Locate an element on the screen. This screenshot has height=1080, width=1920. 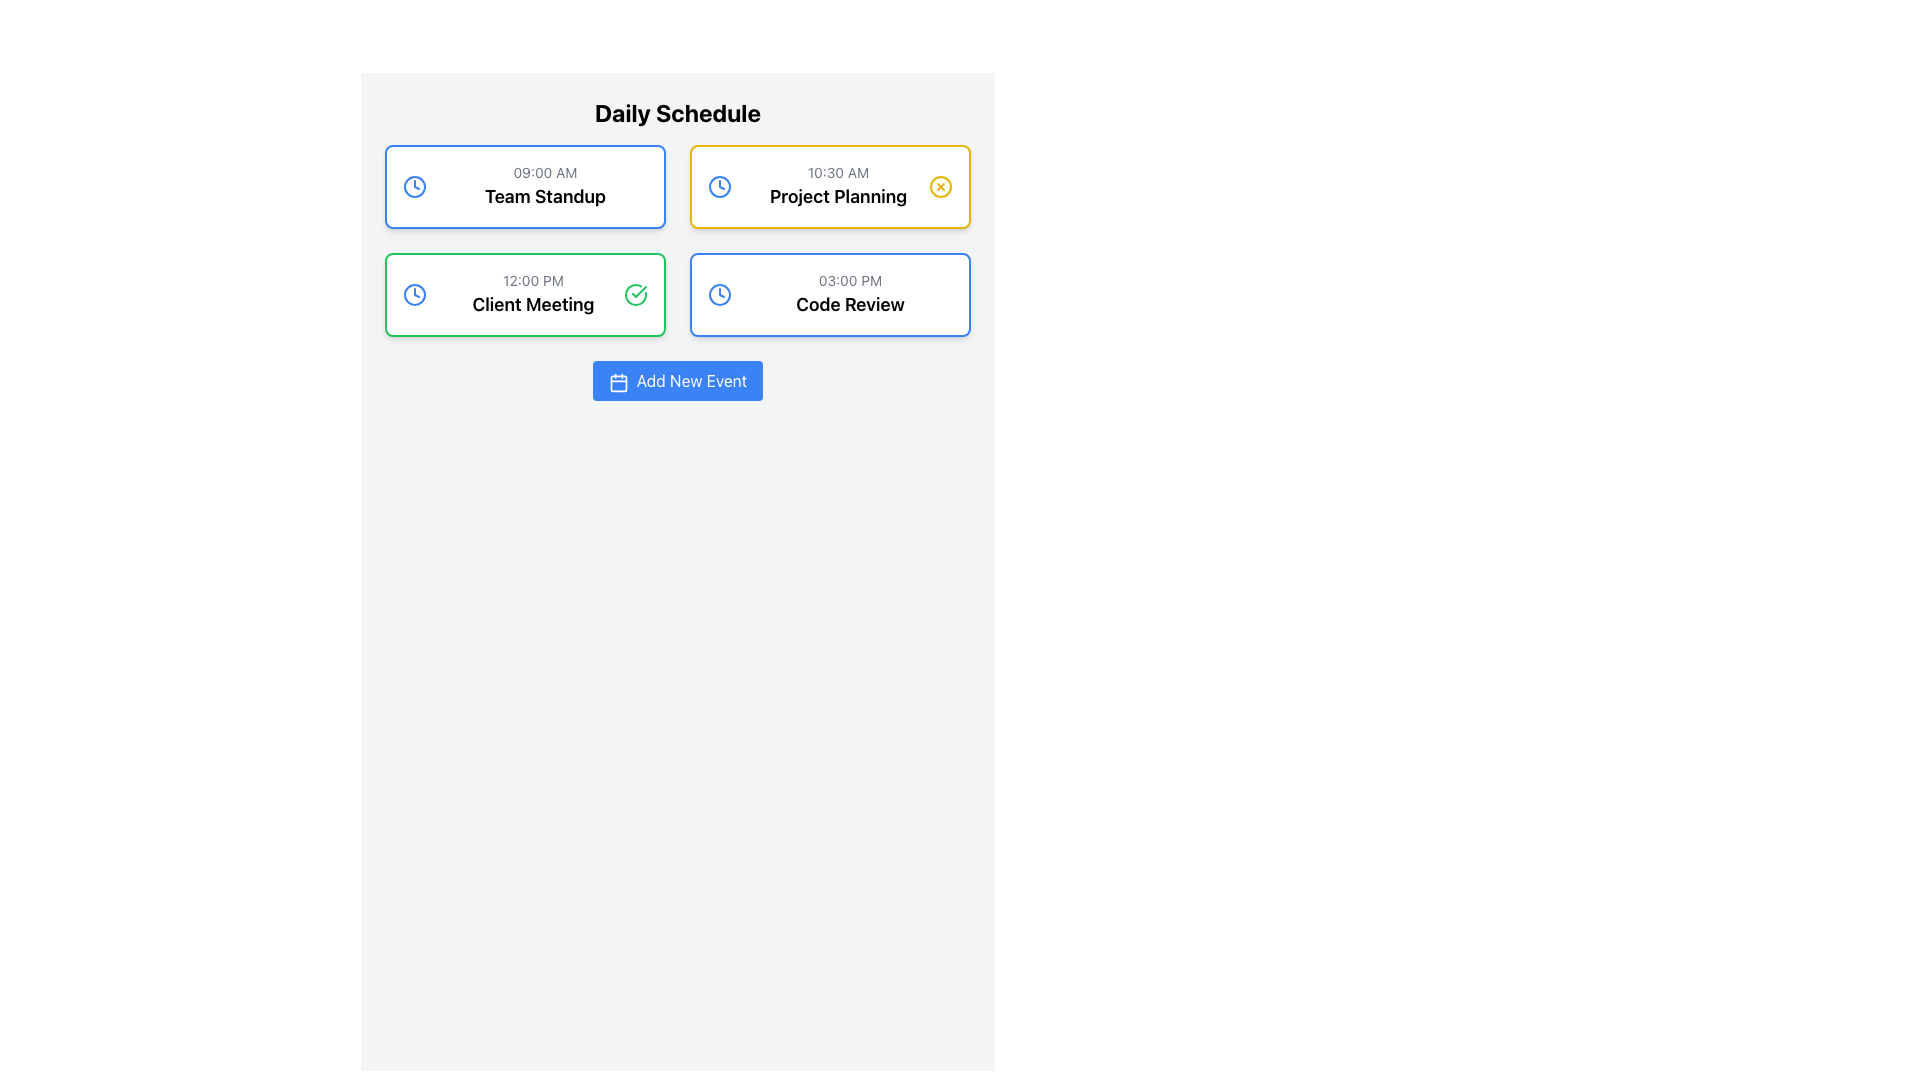
the button located at the bottom of the main content area is located at coordinates (677, 381).